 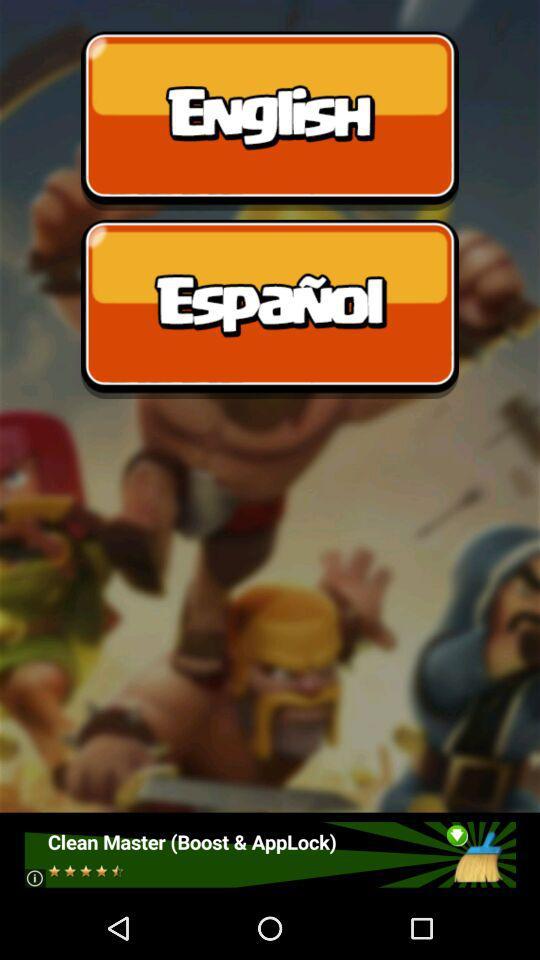 What do you see at coordinates (270, 309) in the screenshot?
I see `set language to spanish` at bounding box center [270, 309].